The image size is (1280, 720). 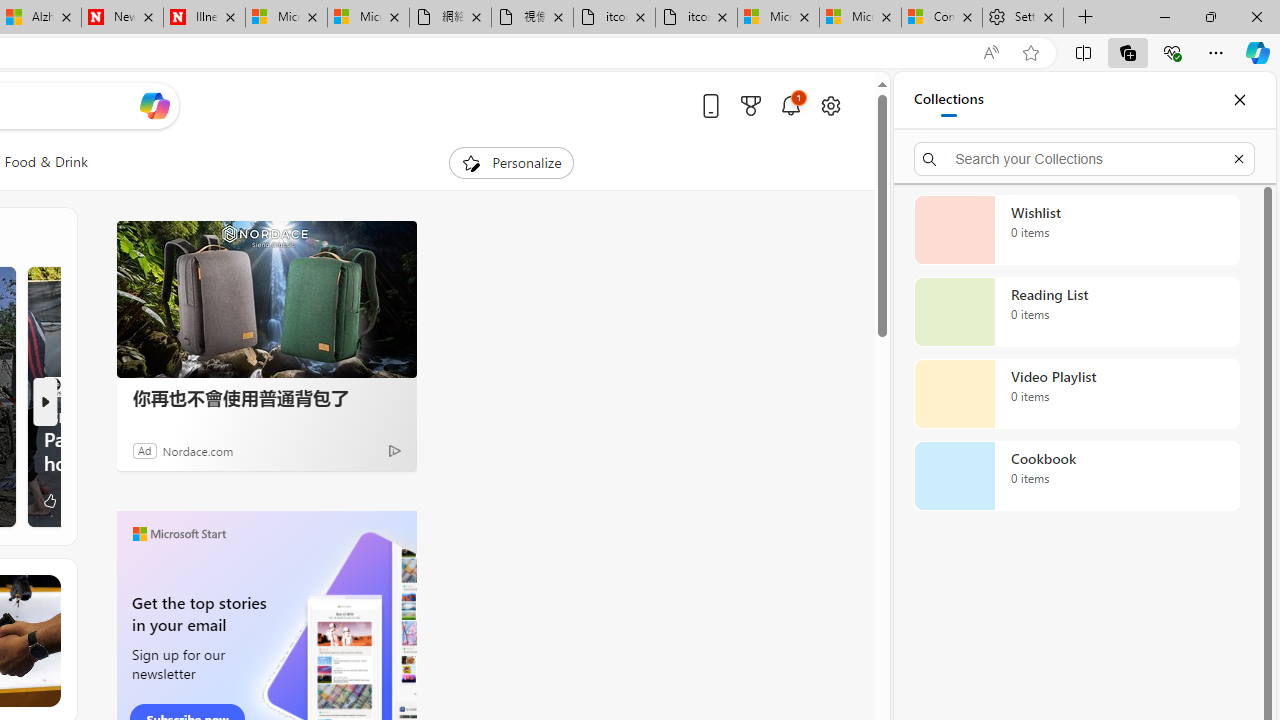 I want to click on 'Food & Drink', so click(x=46, y=162).